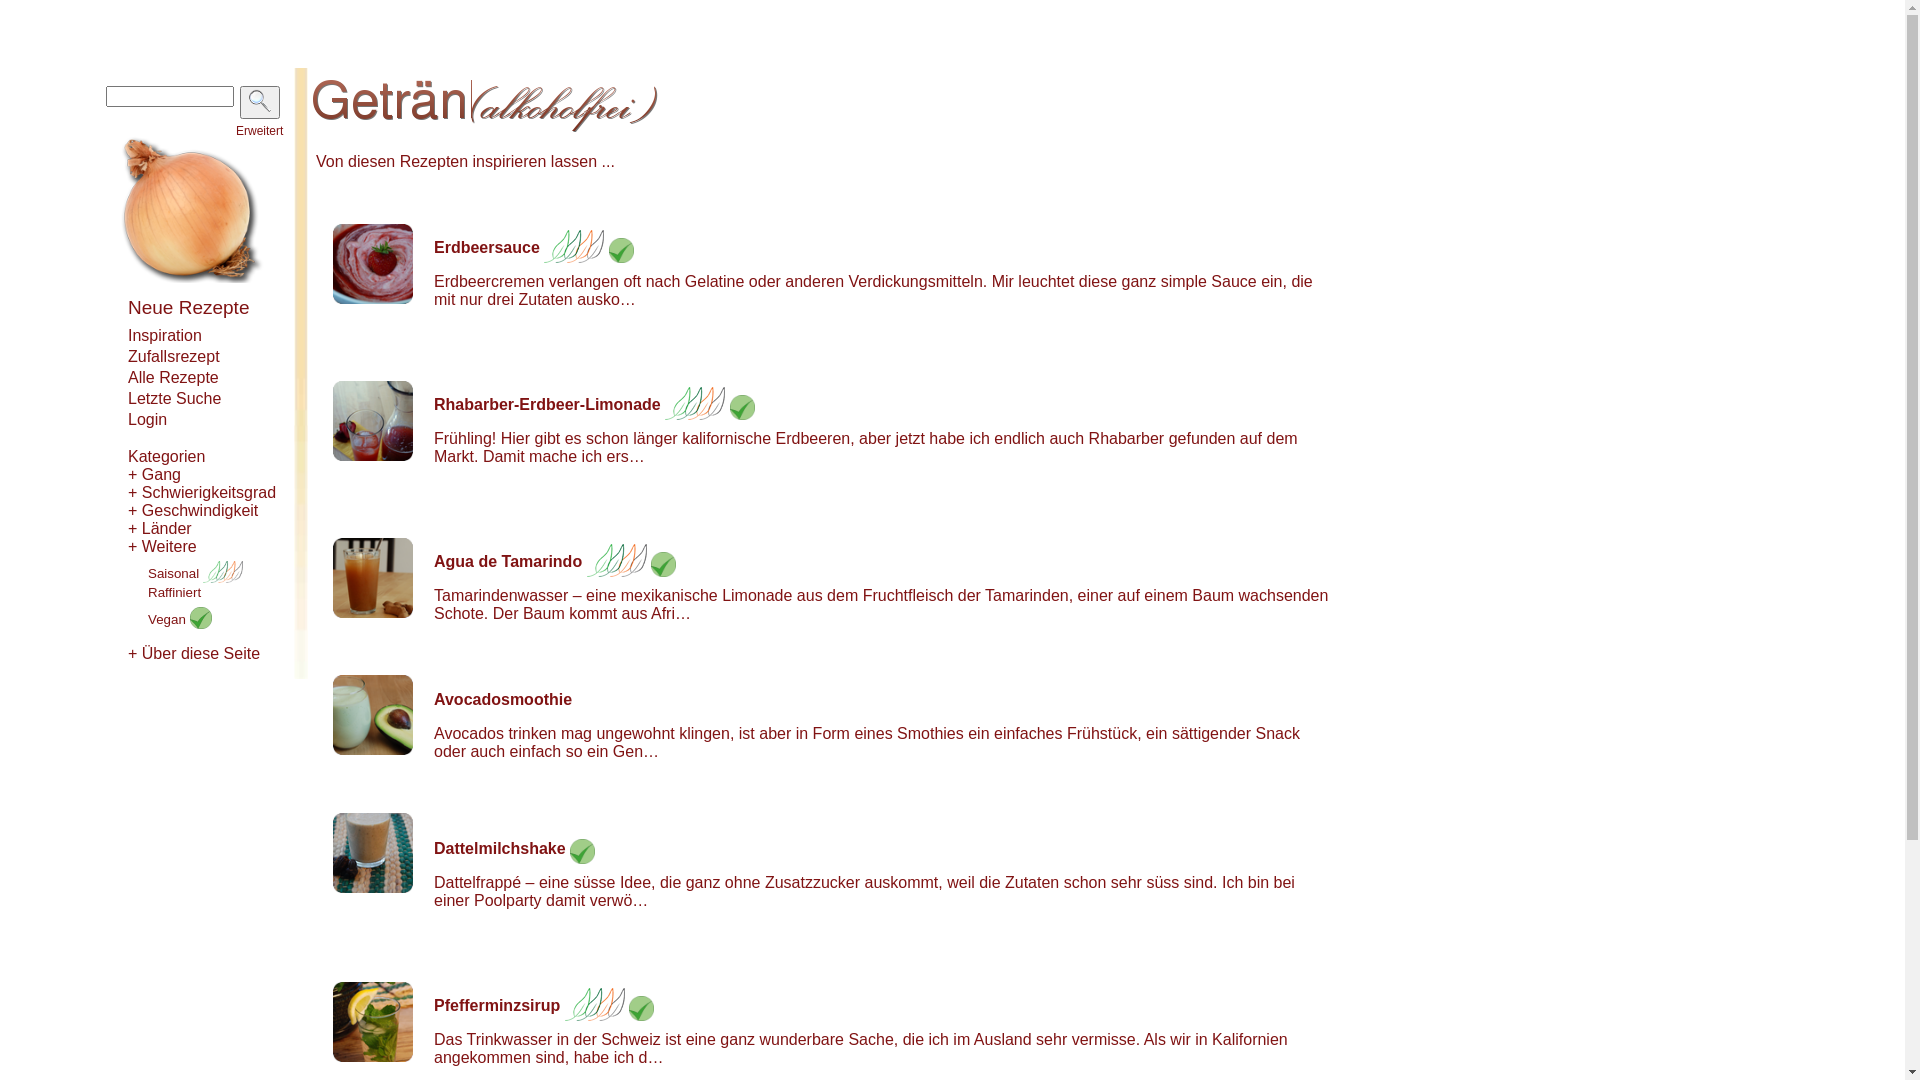 This screenshot has height=1080, width=1920. Describe the element at coordinates (127, 492) in the screenshot. I see `'+ Schwierigkeitsgrad'` at that location.